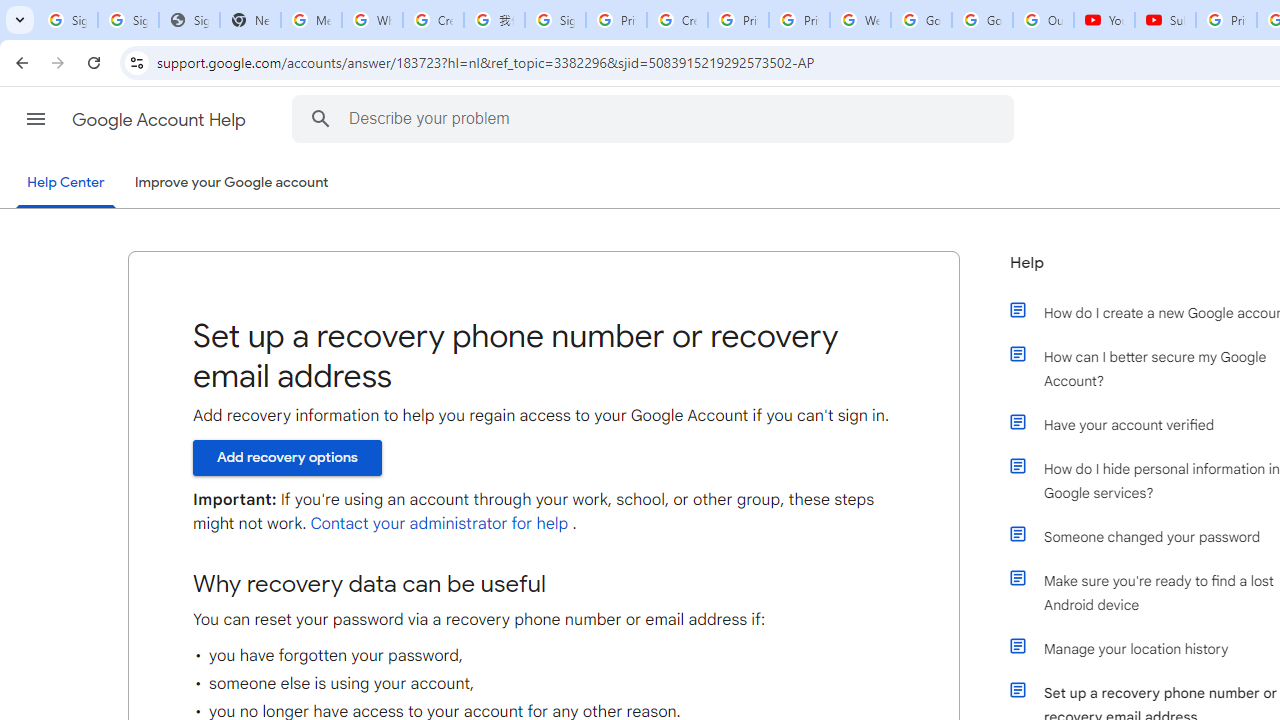 The width and height of the screenshot is (1280, 720). Describe the element at coordinates (1165, 20) in the screenshot. I see `'Subscriptions - YouTube'` at that location.